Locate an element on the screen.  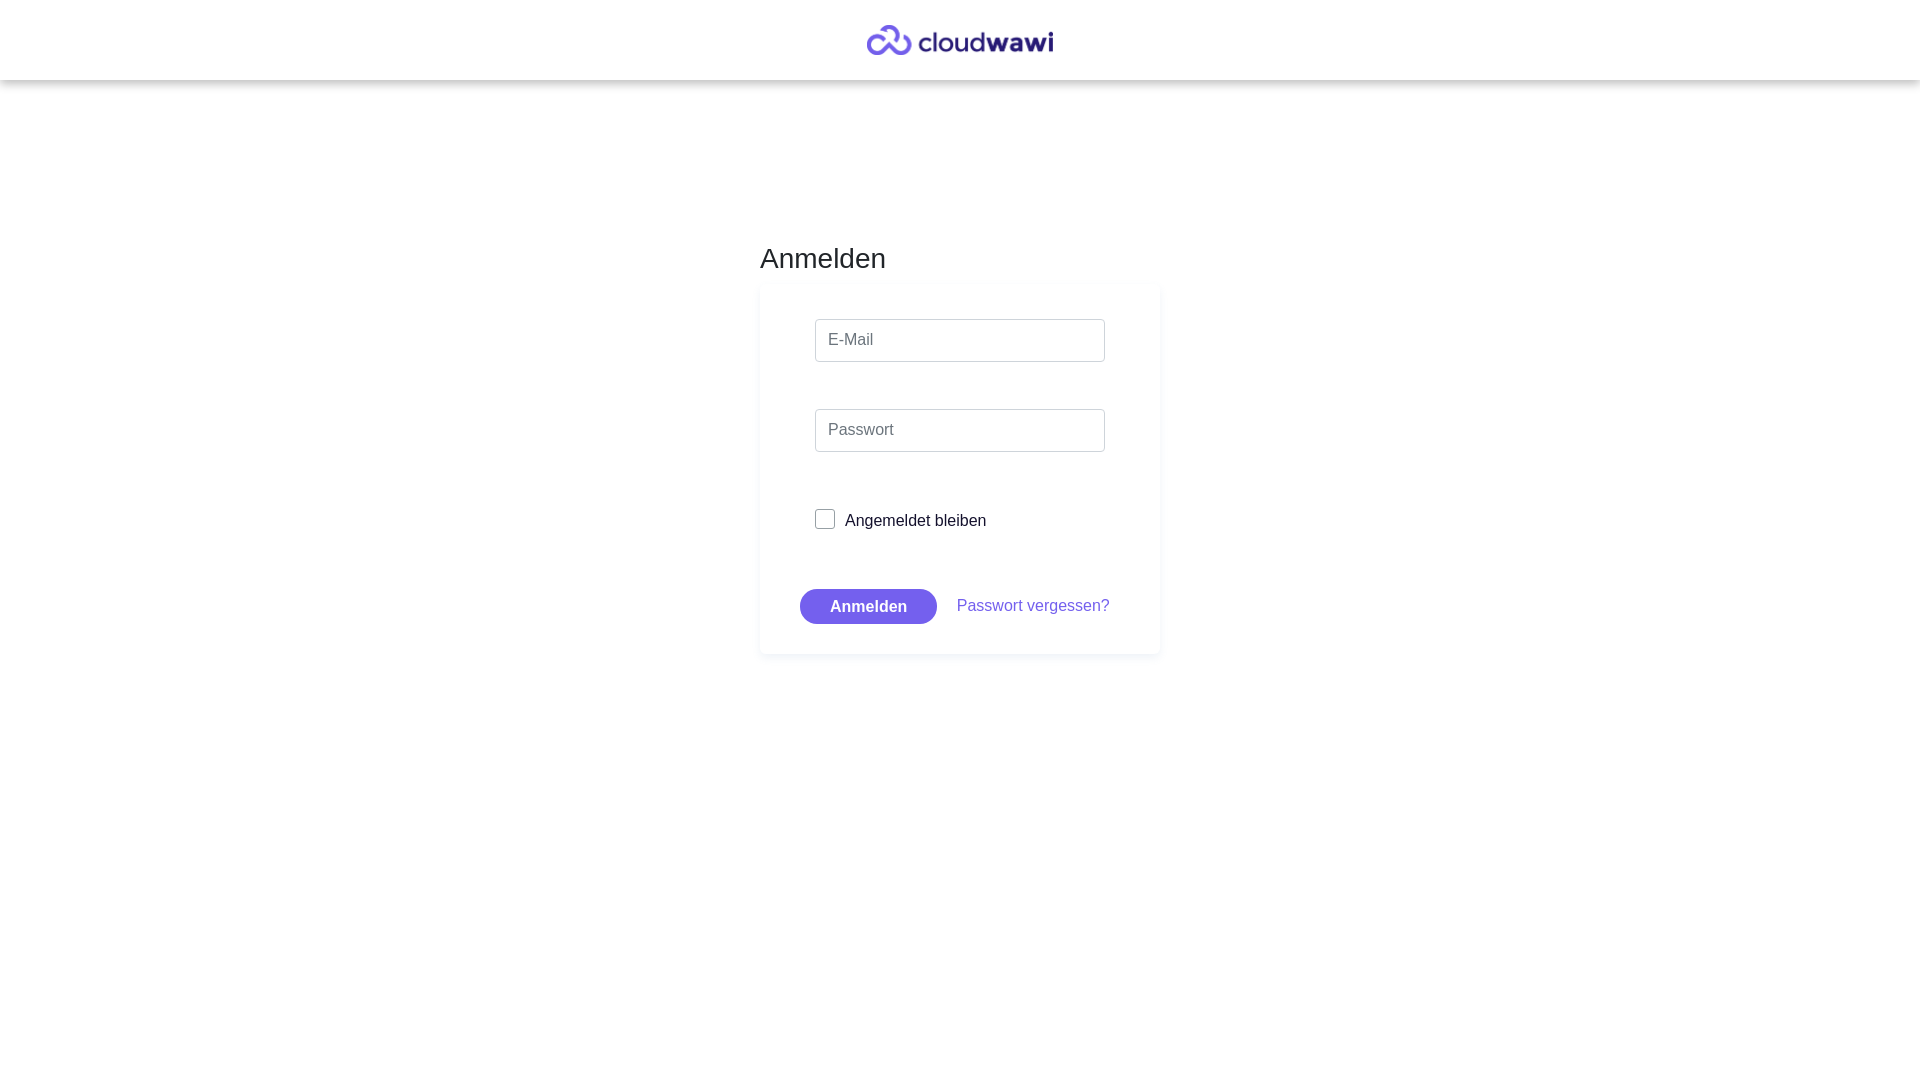
'Passwort vergessen?' is located at coordinates (1033, 603).